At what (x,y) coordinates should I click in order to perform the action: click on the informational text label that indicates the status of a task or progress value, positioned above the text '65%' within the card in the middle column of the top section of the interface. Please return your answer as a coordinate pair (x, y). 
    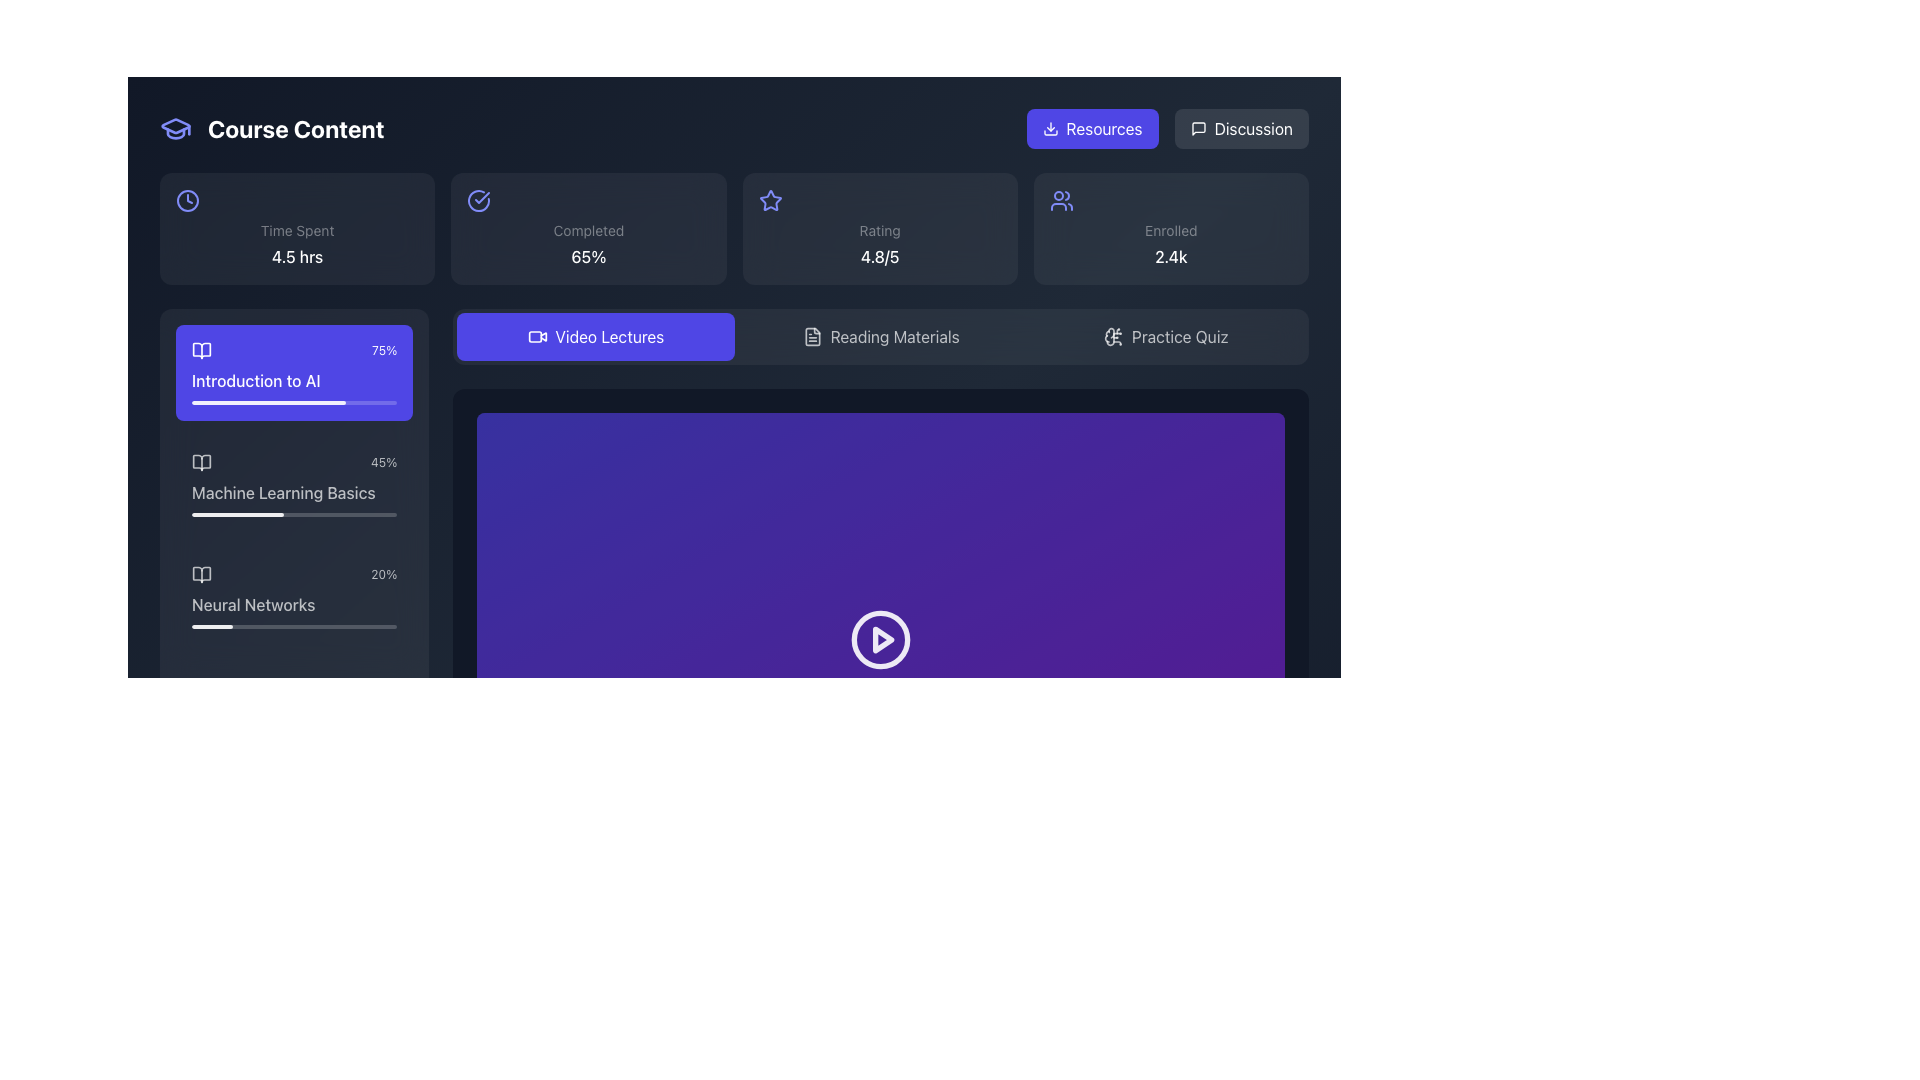
    Looking at the image, I should click on (587, 230).